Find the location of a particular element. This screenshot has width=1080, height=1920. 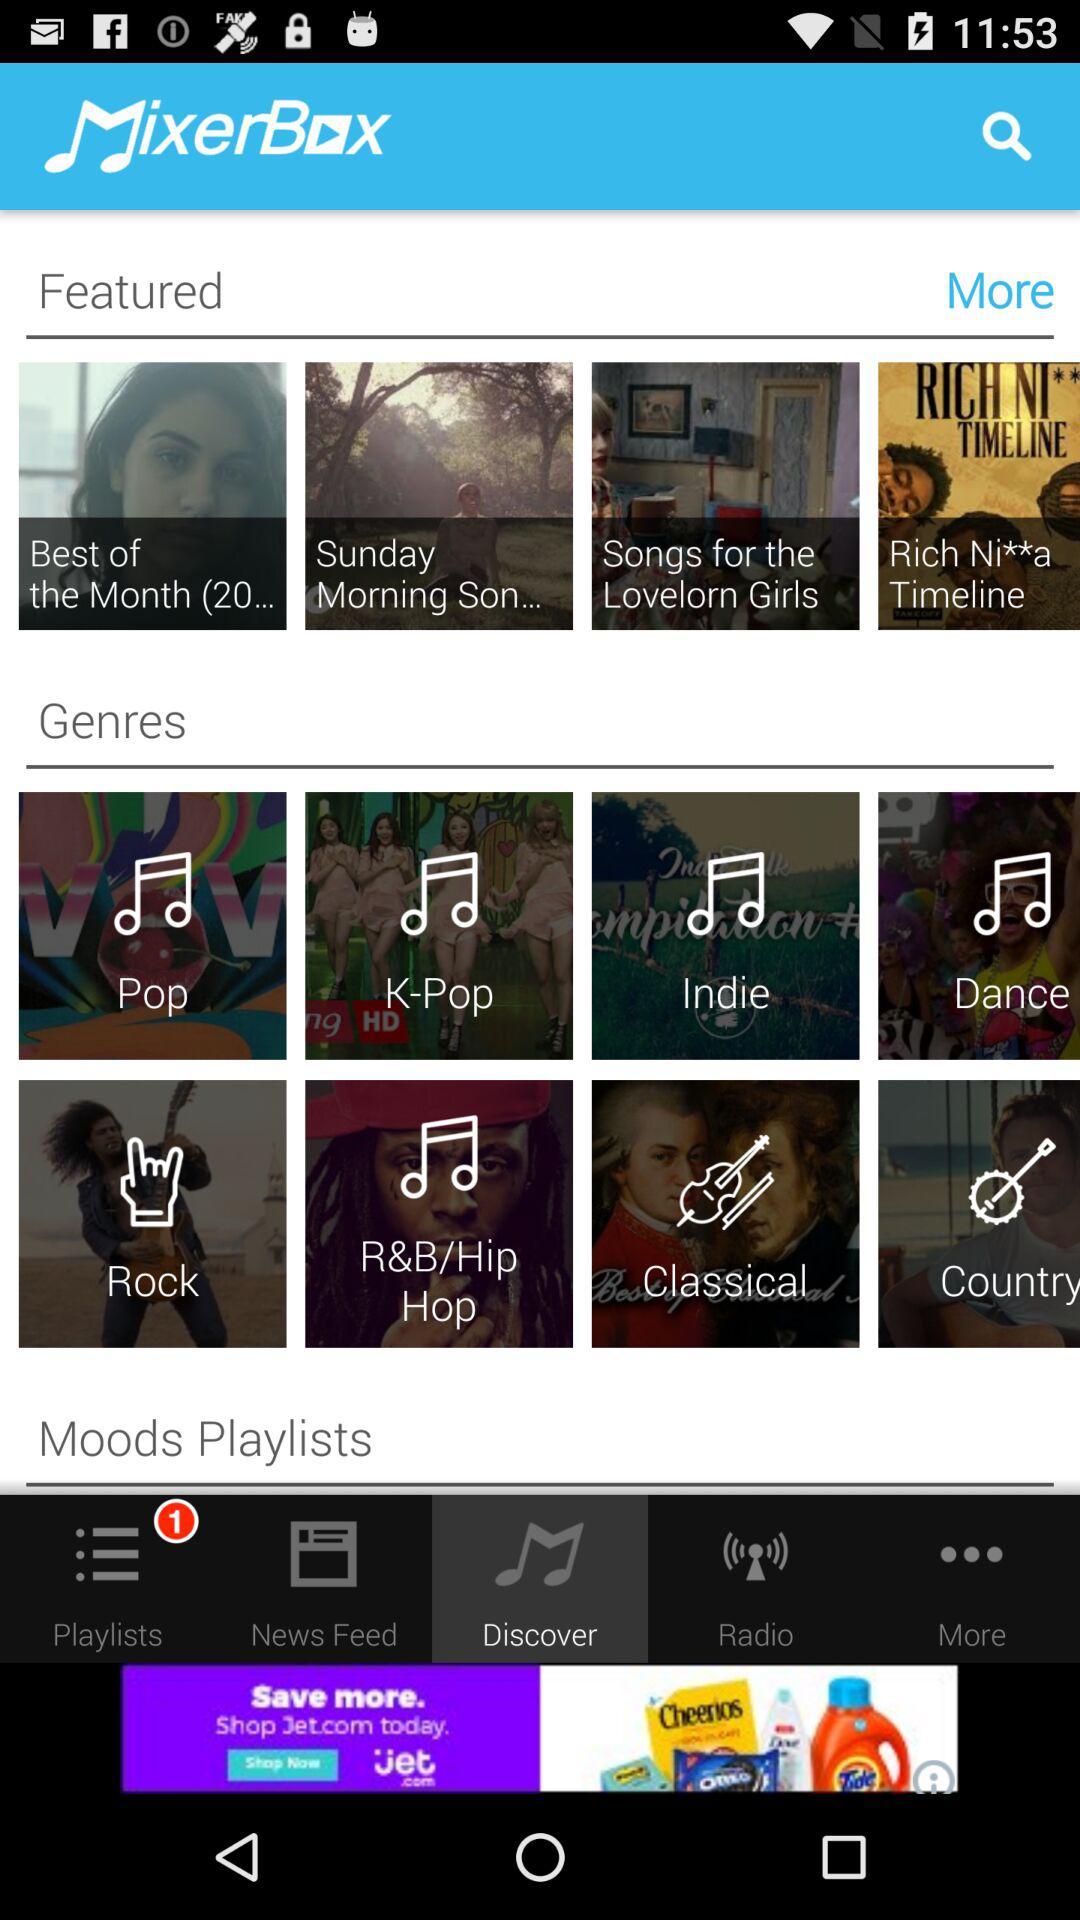

advertisement is located at coordinates (540, 1727).